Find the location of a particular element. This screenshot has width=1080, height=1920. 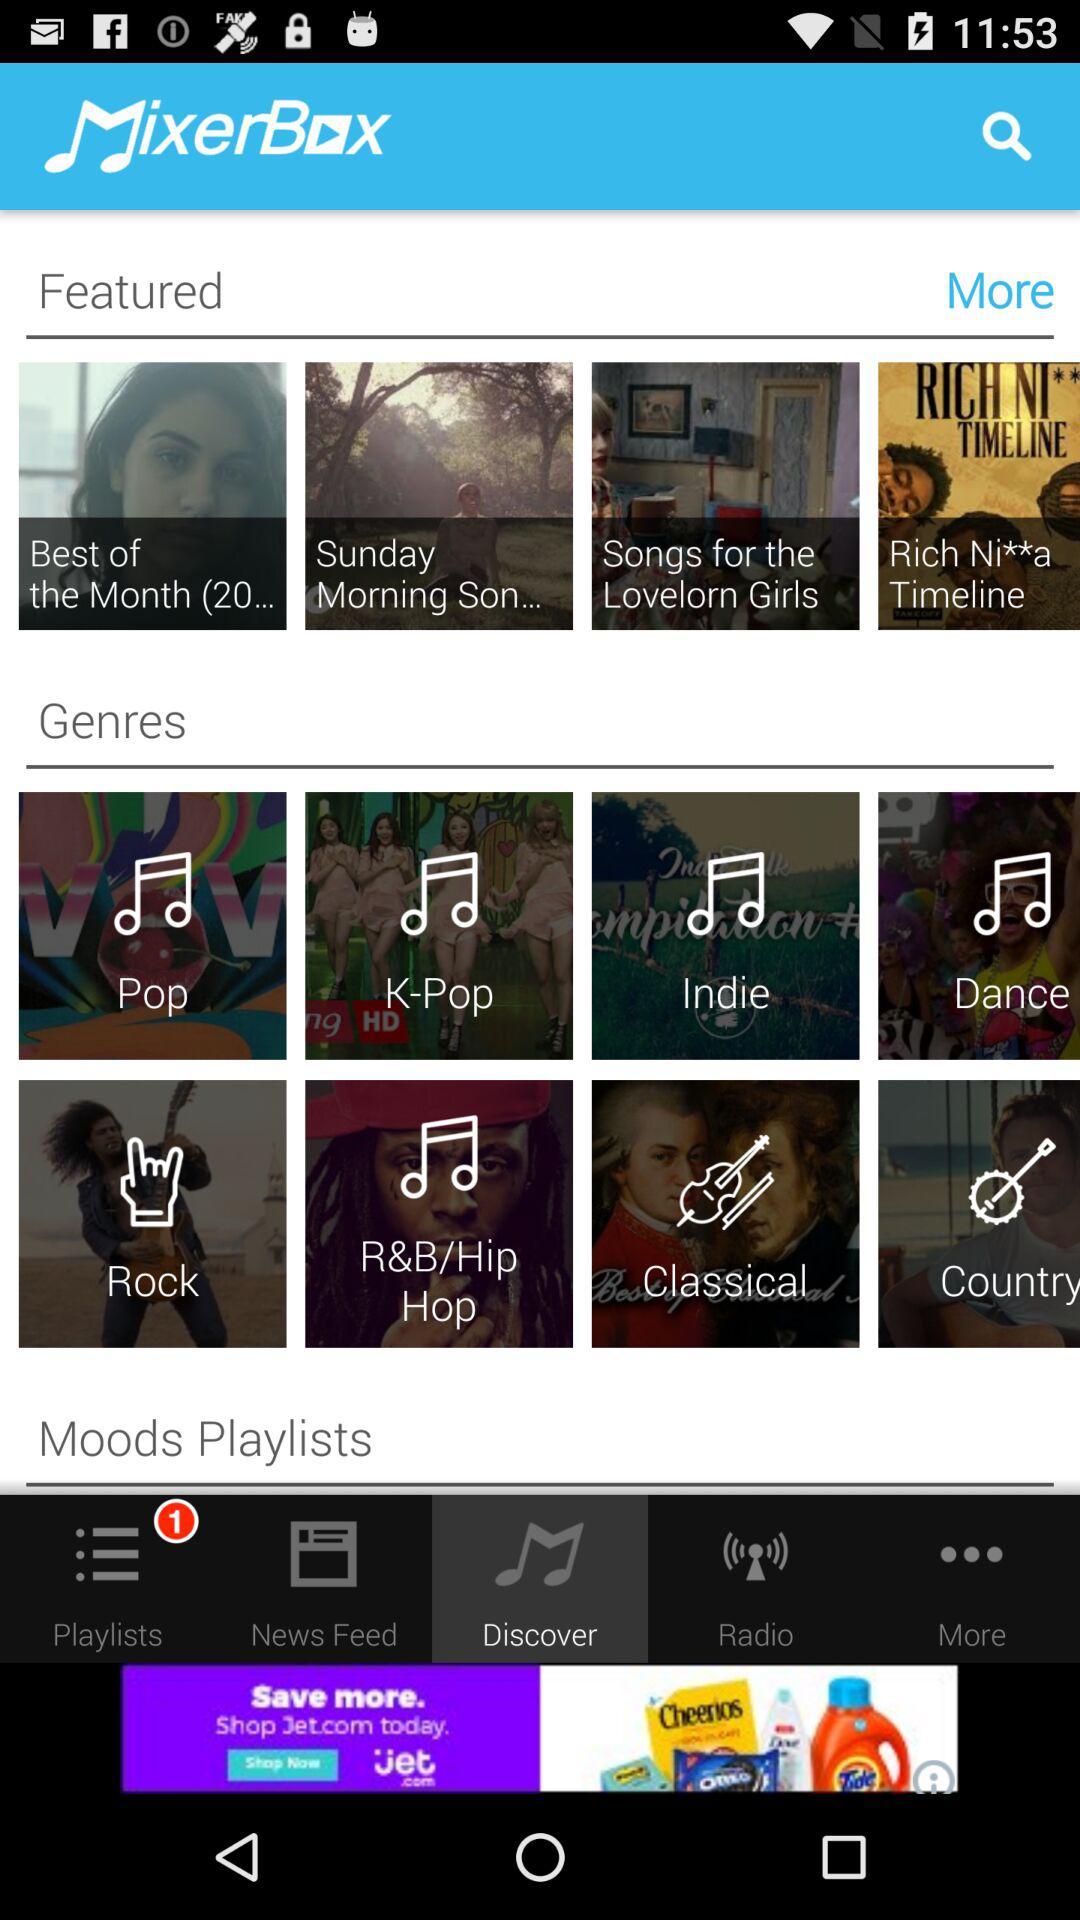

advertisement is located at coordinates (540, 1727).